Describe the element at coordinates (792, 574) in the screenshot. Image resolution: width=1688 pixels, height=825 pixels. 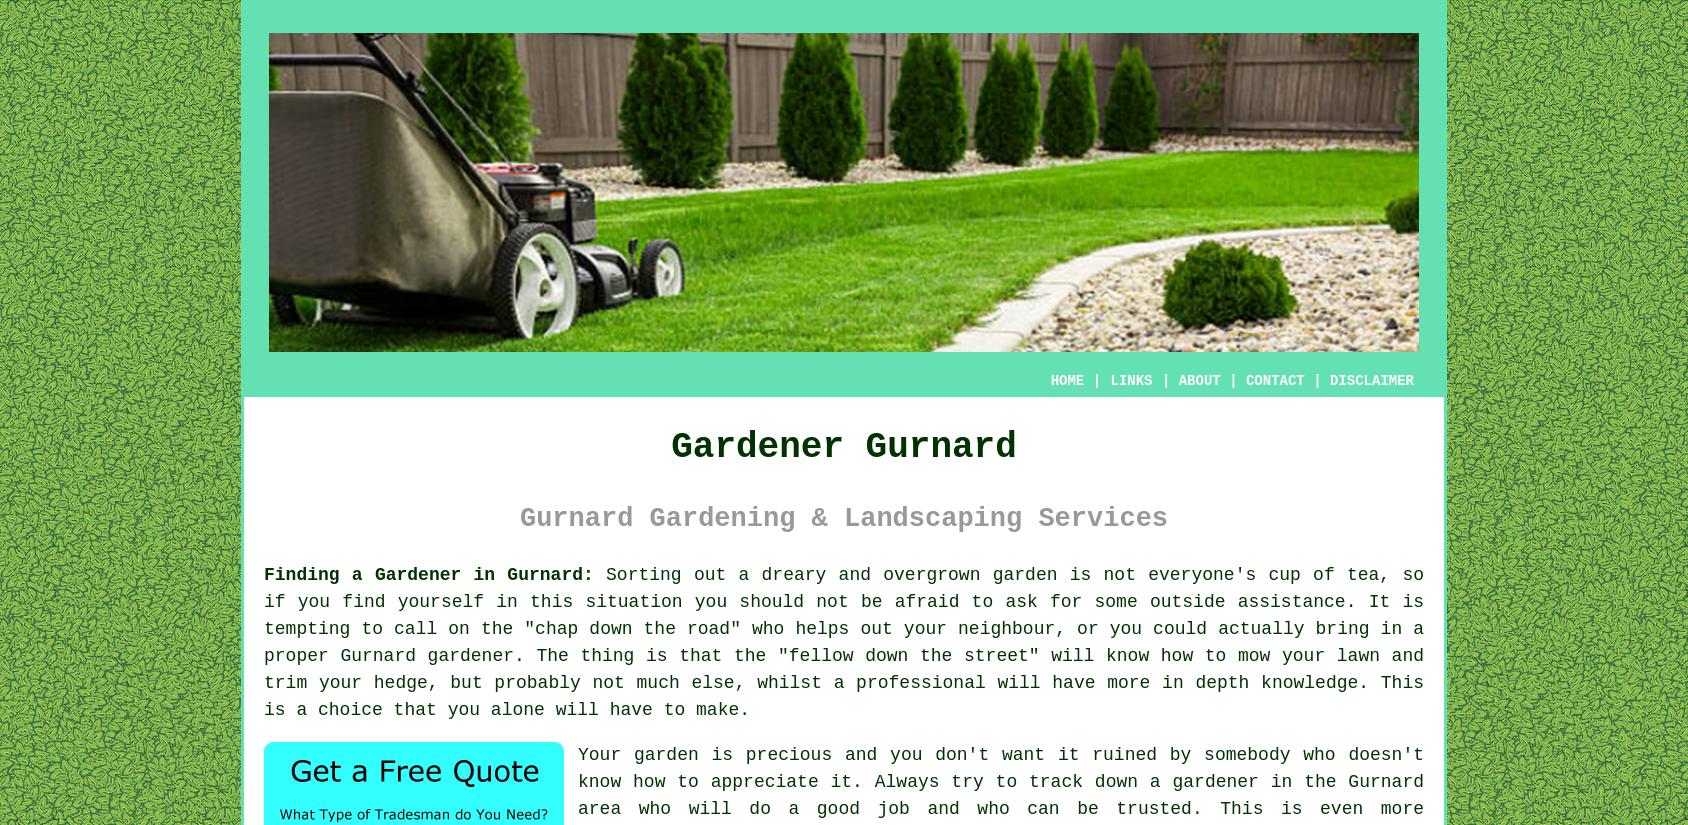
I see `'Sorting out a dreary and overgrown'` at that location.